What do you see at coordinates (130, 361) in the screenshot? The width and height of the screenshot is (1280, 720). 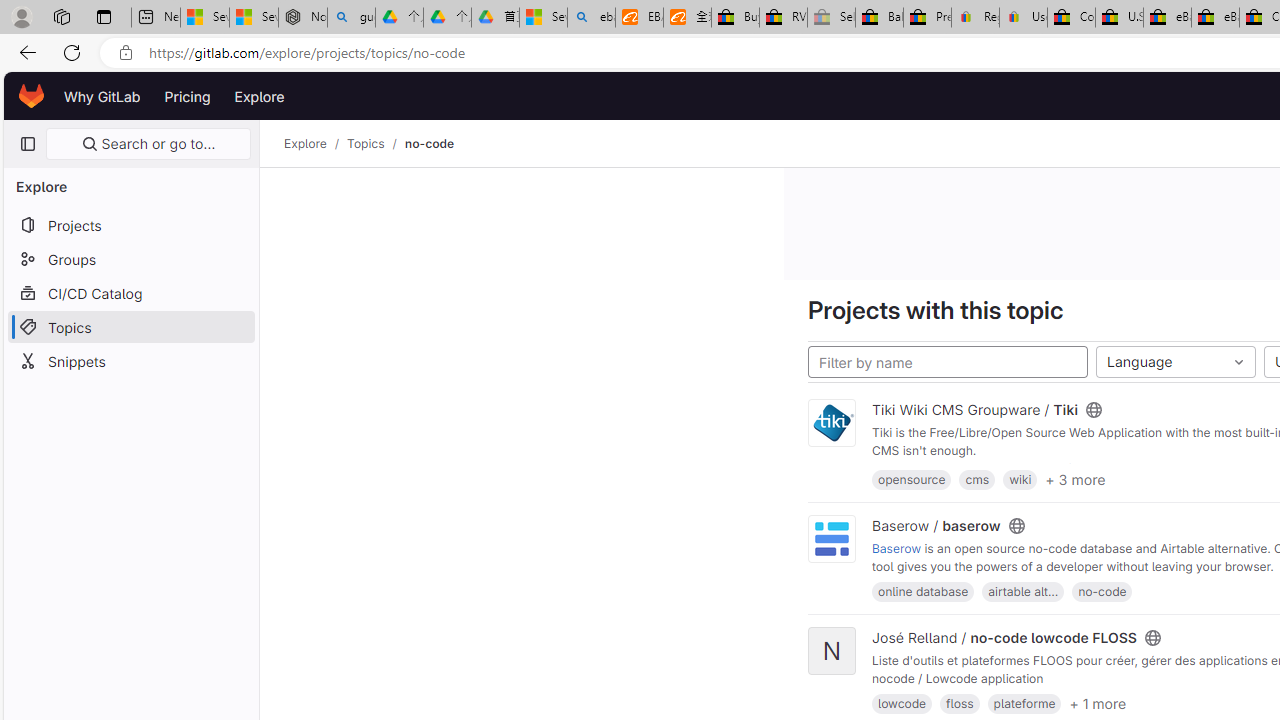 I see `'Snippets'` at bounding box center [130, 361].